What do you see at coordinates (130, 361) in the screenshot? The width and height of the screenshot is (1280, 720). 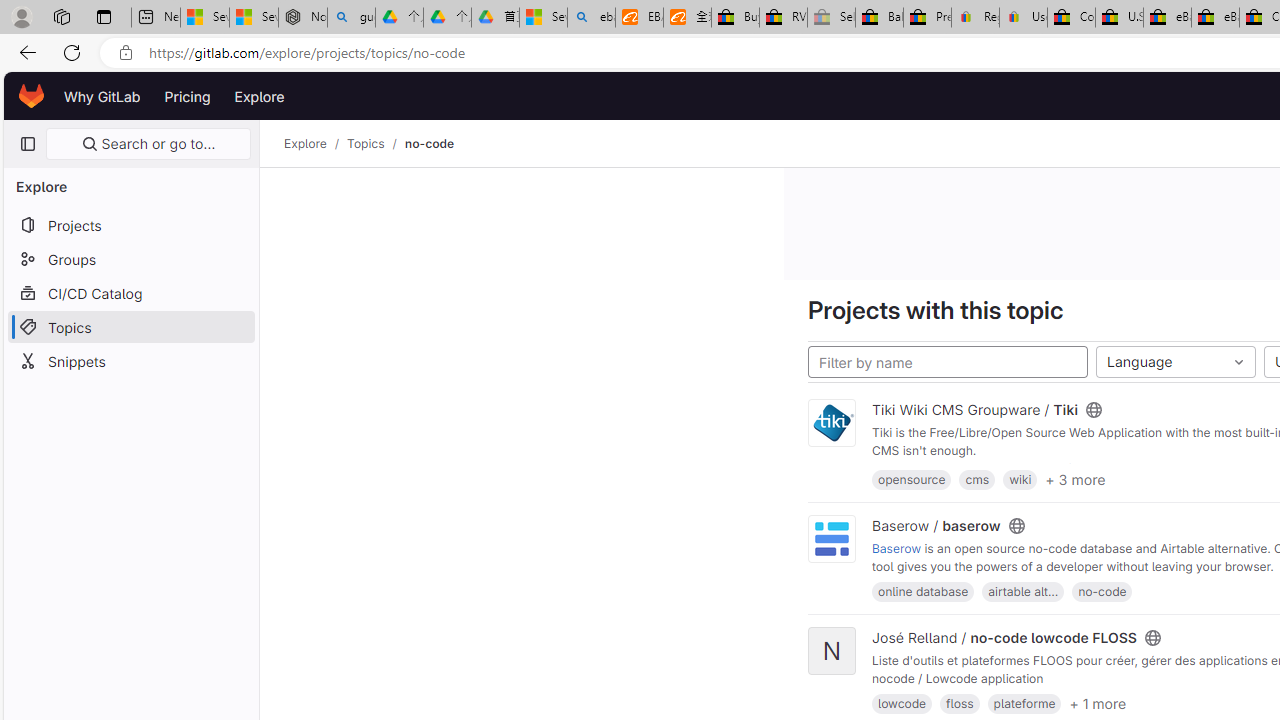 I see `'Snippets'` at bounding box center [130, 361].